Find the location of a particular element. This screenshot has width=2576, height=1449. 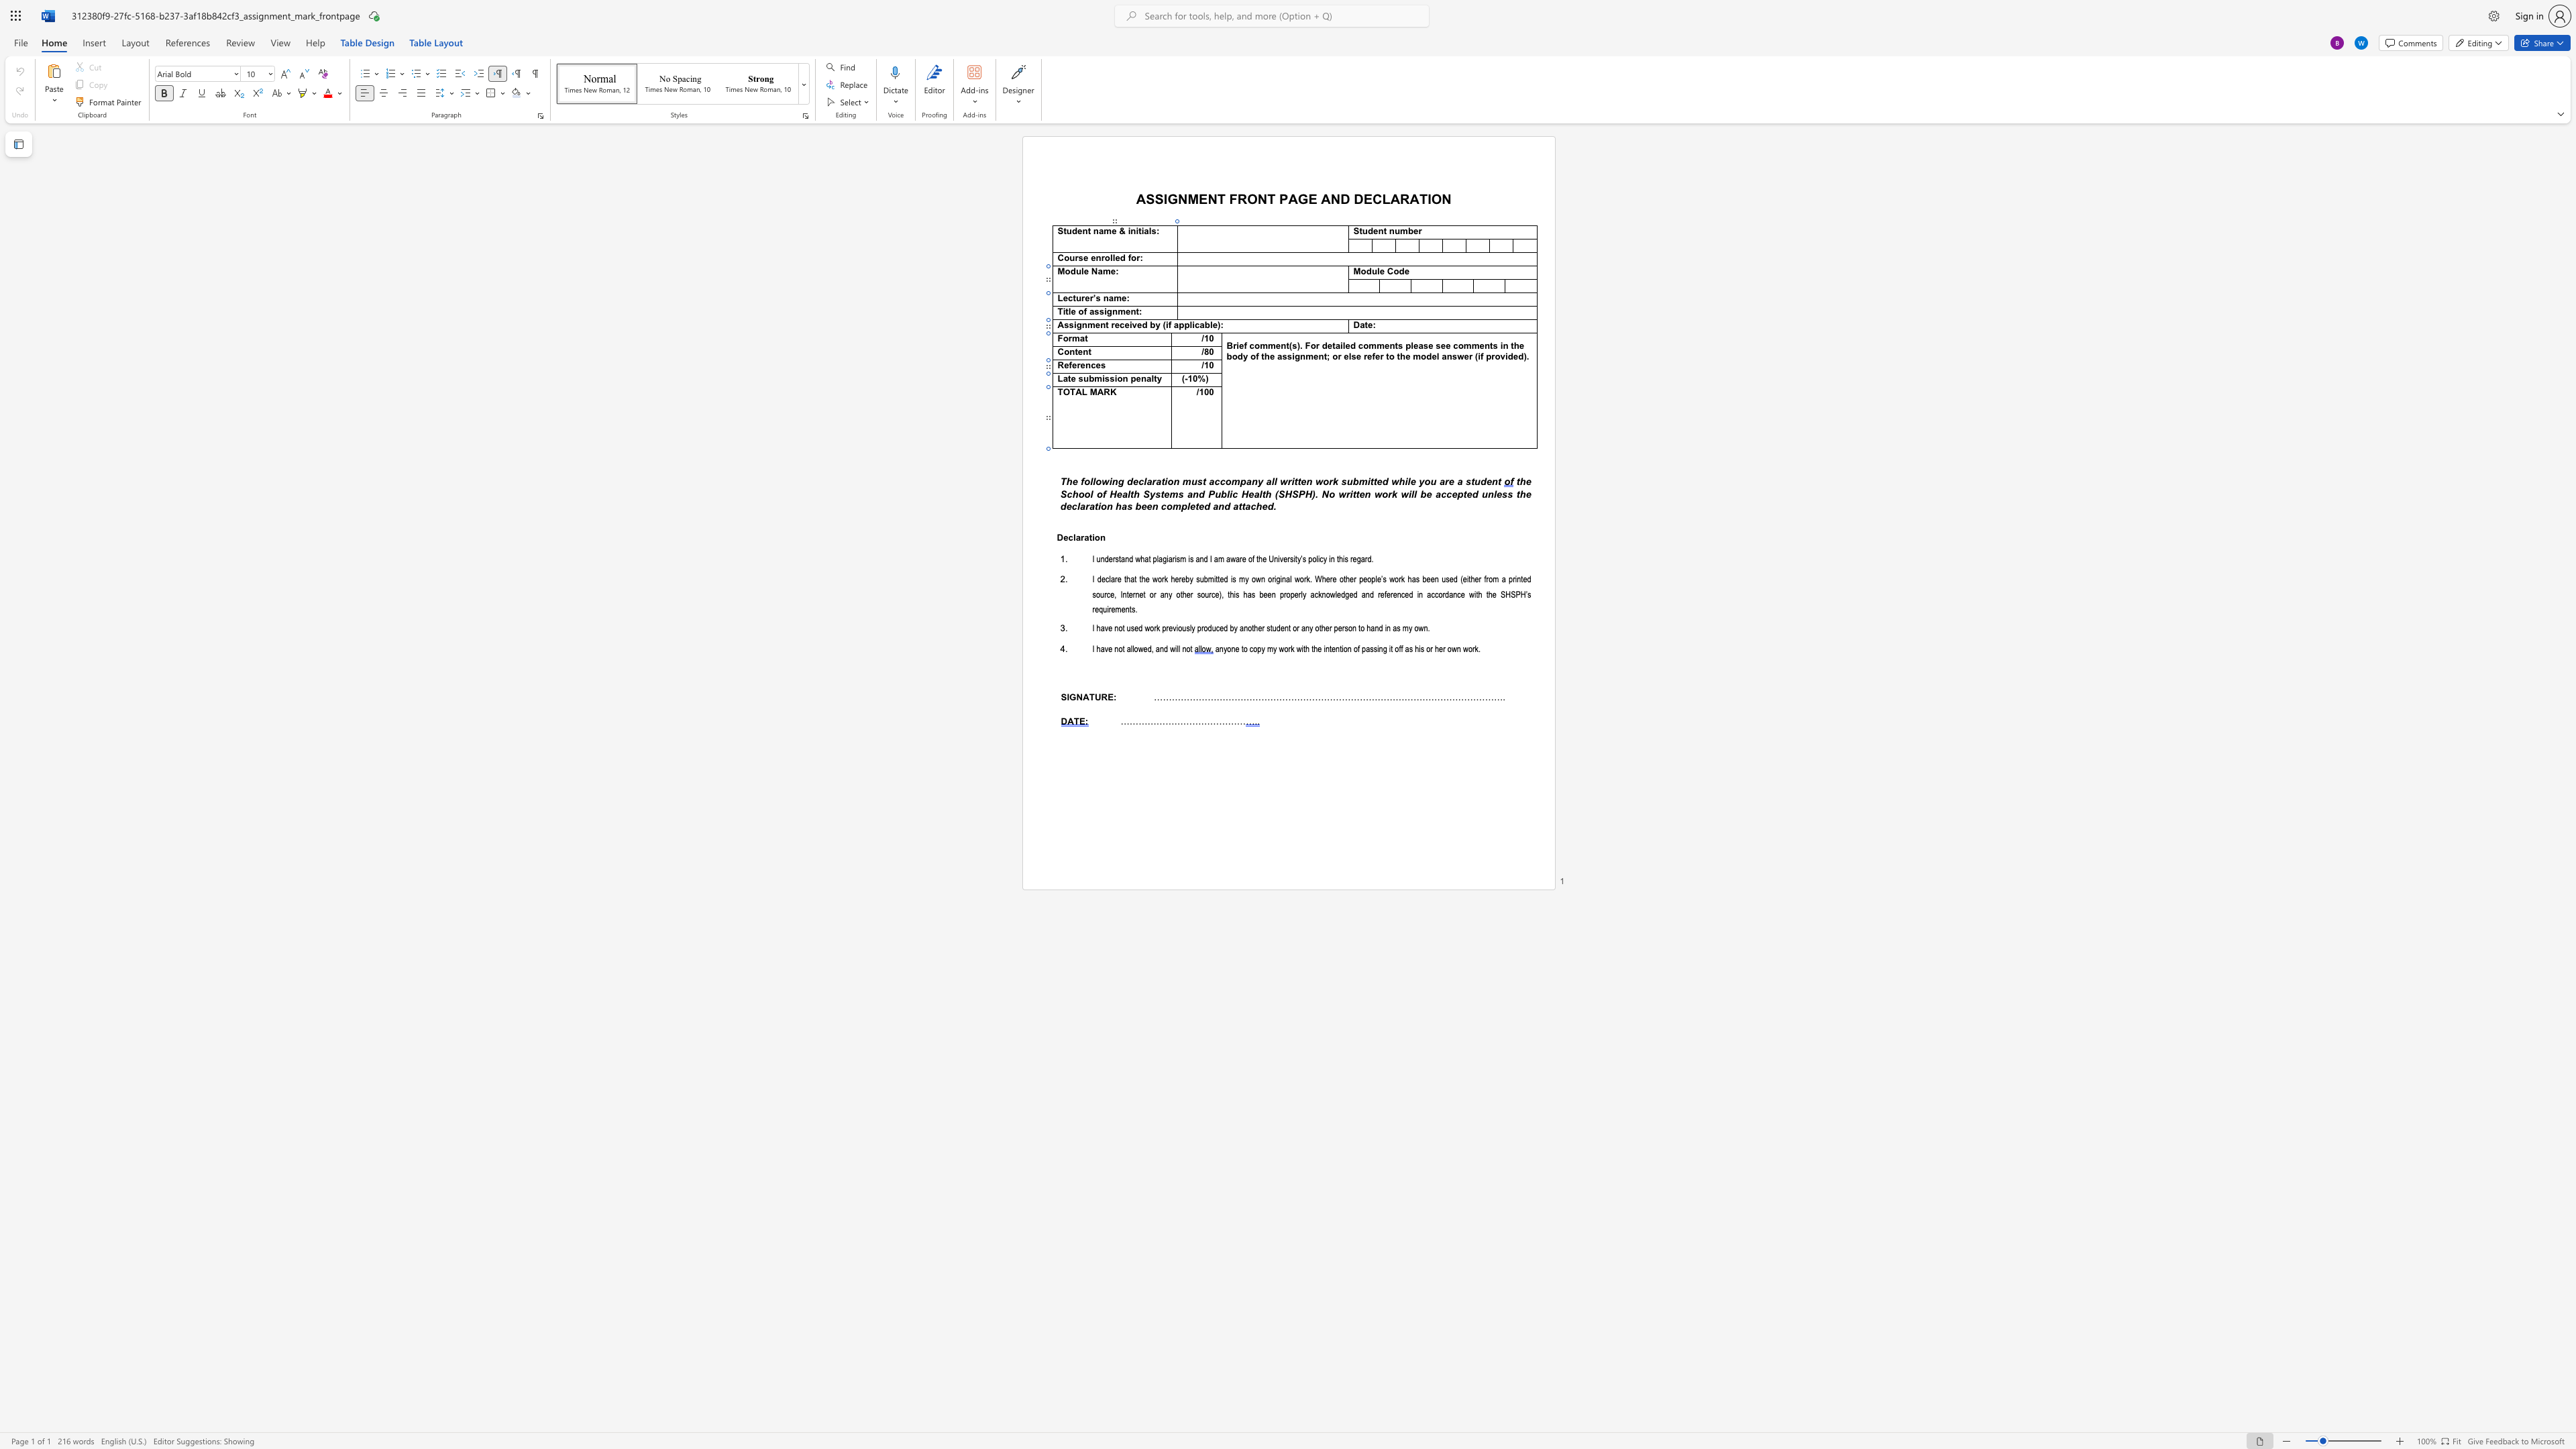

the 2th character "t" in the text is located at coordinates (1161, 493).